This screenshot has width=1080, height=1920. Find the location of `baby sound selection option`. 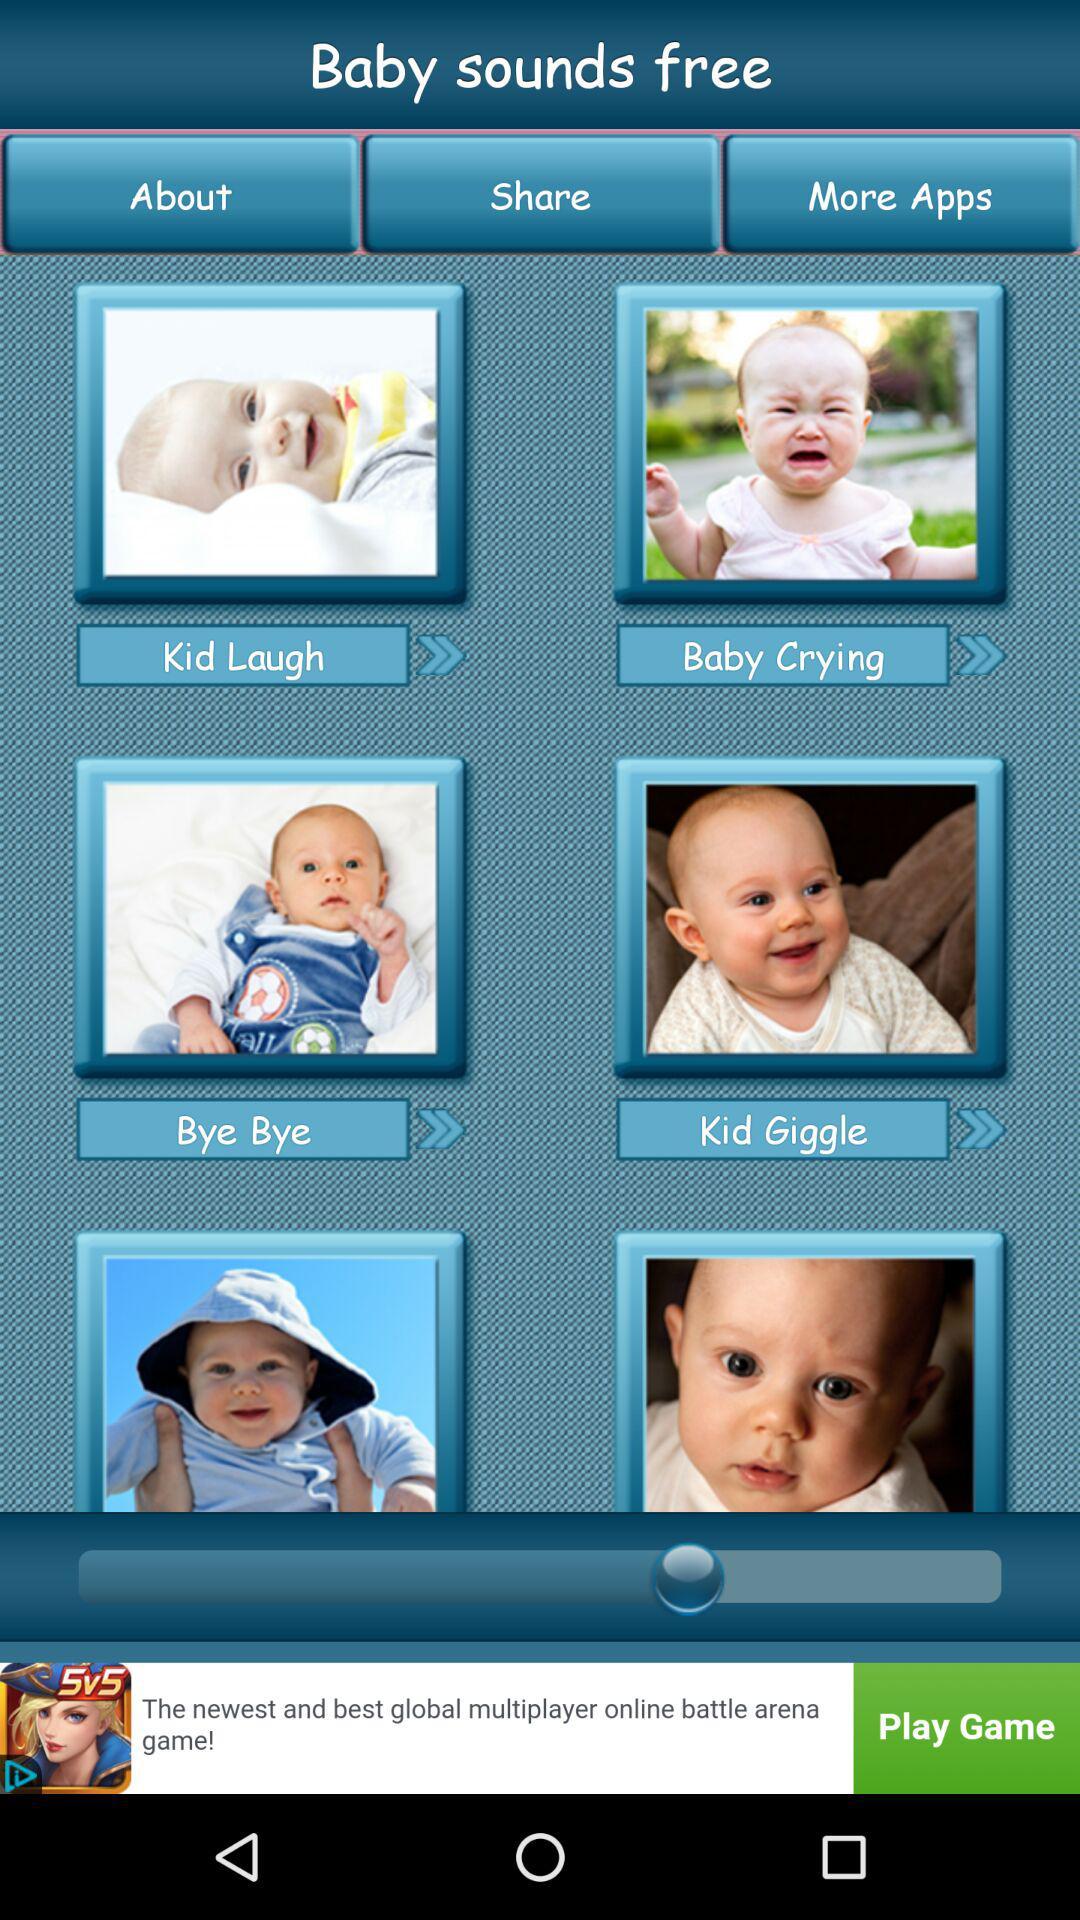

baby sound selection option is located at coordinates (270, 917).